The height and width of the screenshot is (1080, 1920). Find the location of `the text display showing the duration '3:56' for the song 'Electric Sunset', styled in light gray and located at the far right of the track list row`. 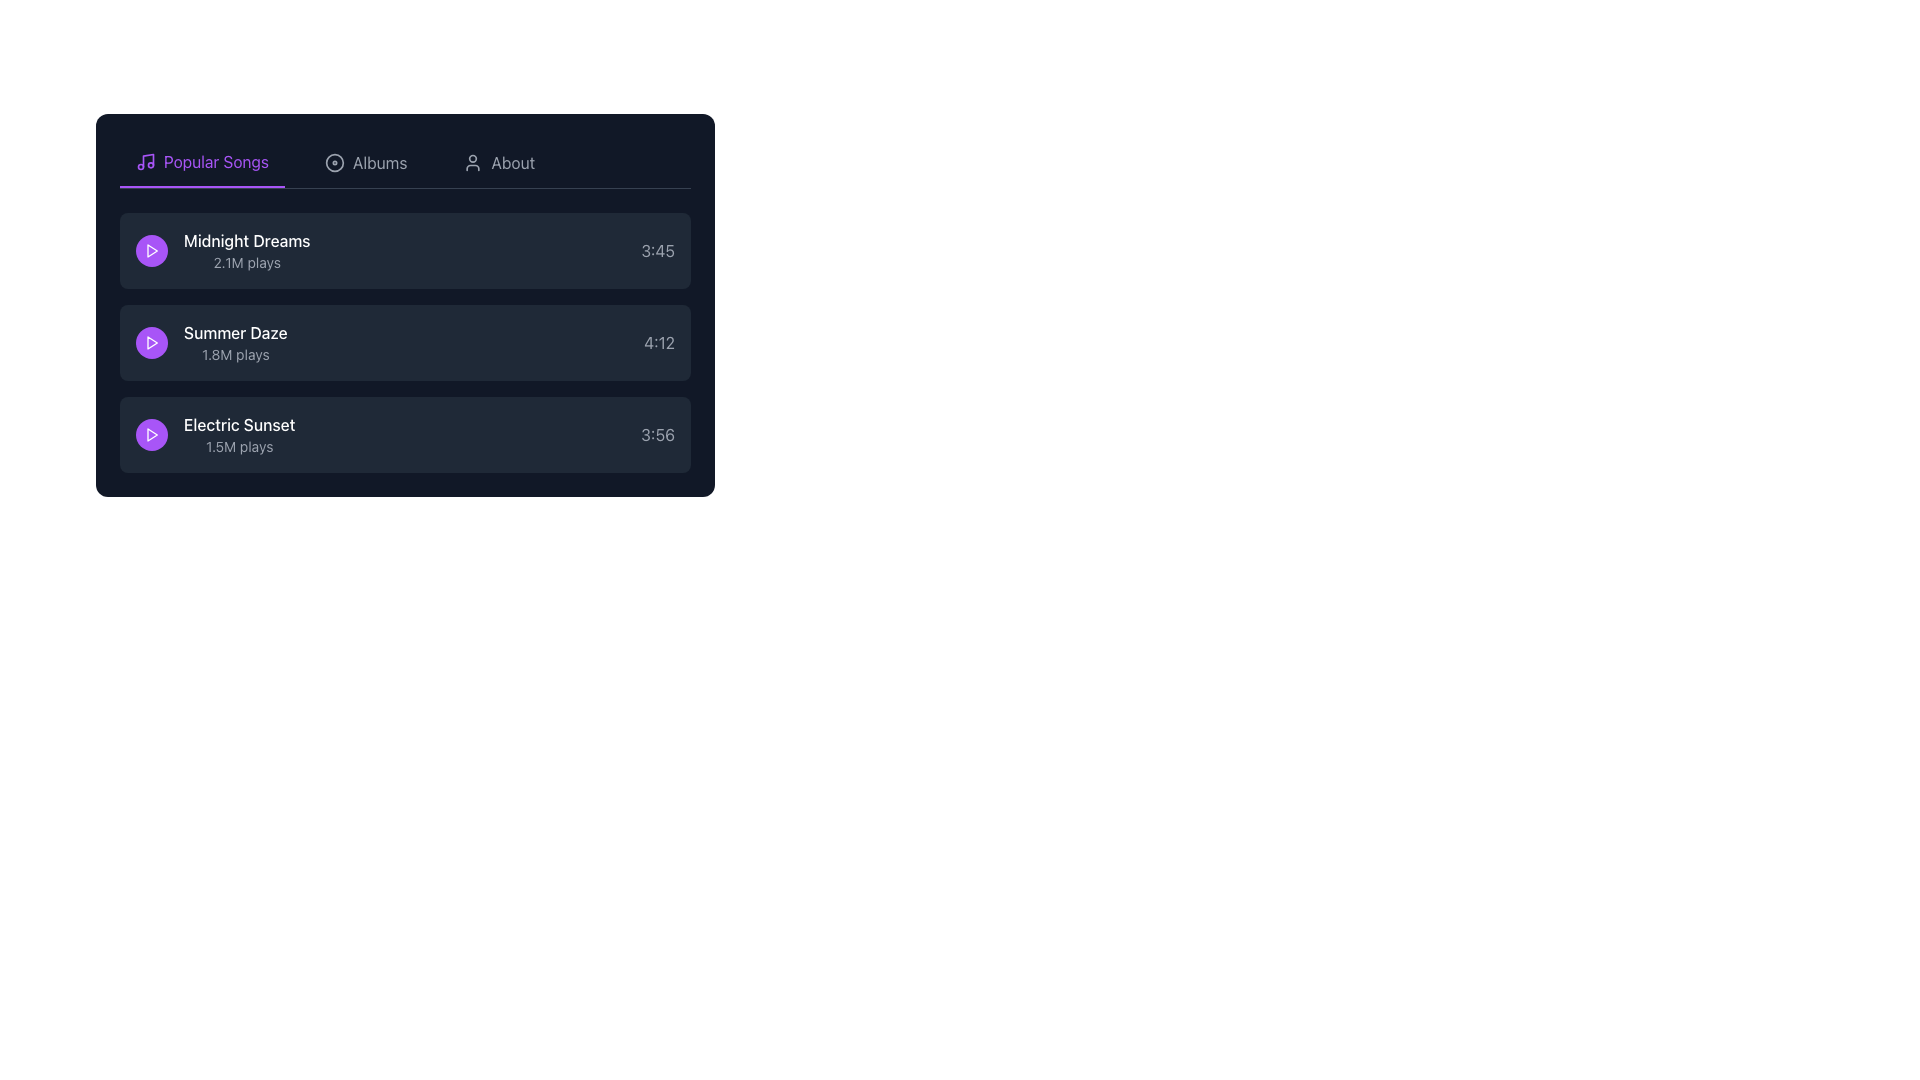

the text display showing the duration '3:56' for the song 'Electric Sunset', styled in light gray and located at the far right of the track list row is located at coordinates (657, 434).